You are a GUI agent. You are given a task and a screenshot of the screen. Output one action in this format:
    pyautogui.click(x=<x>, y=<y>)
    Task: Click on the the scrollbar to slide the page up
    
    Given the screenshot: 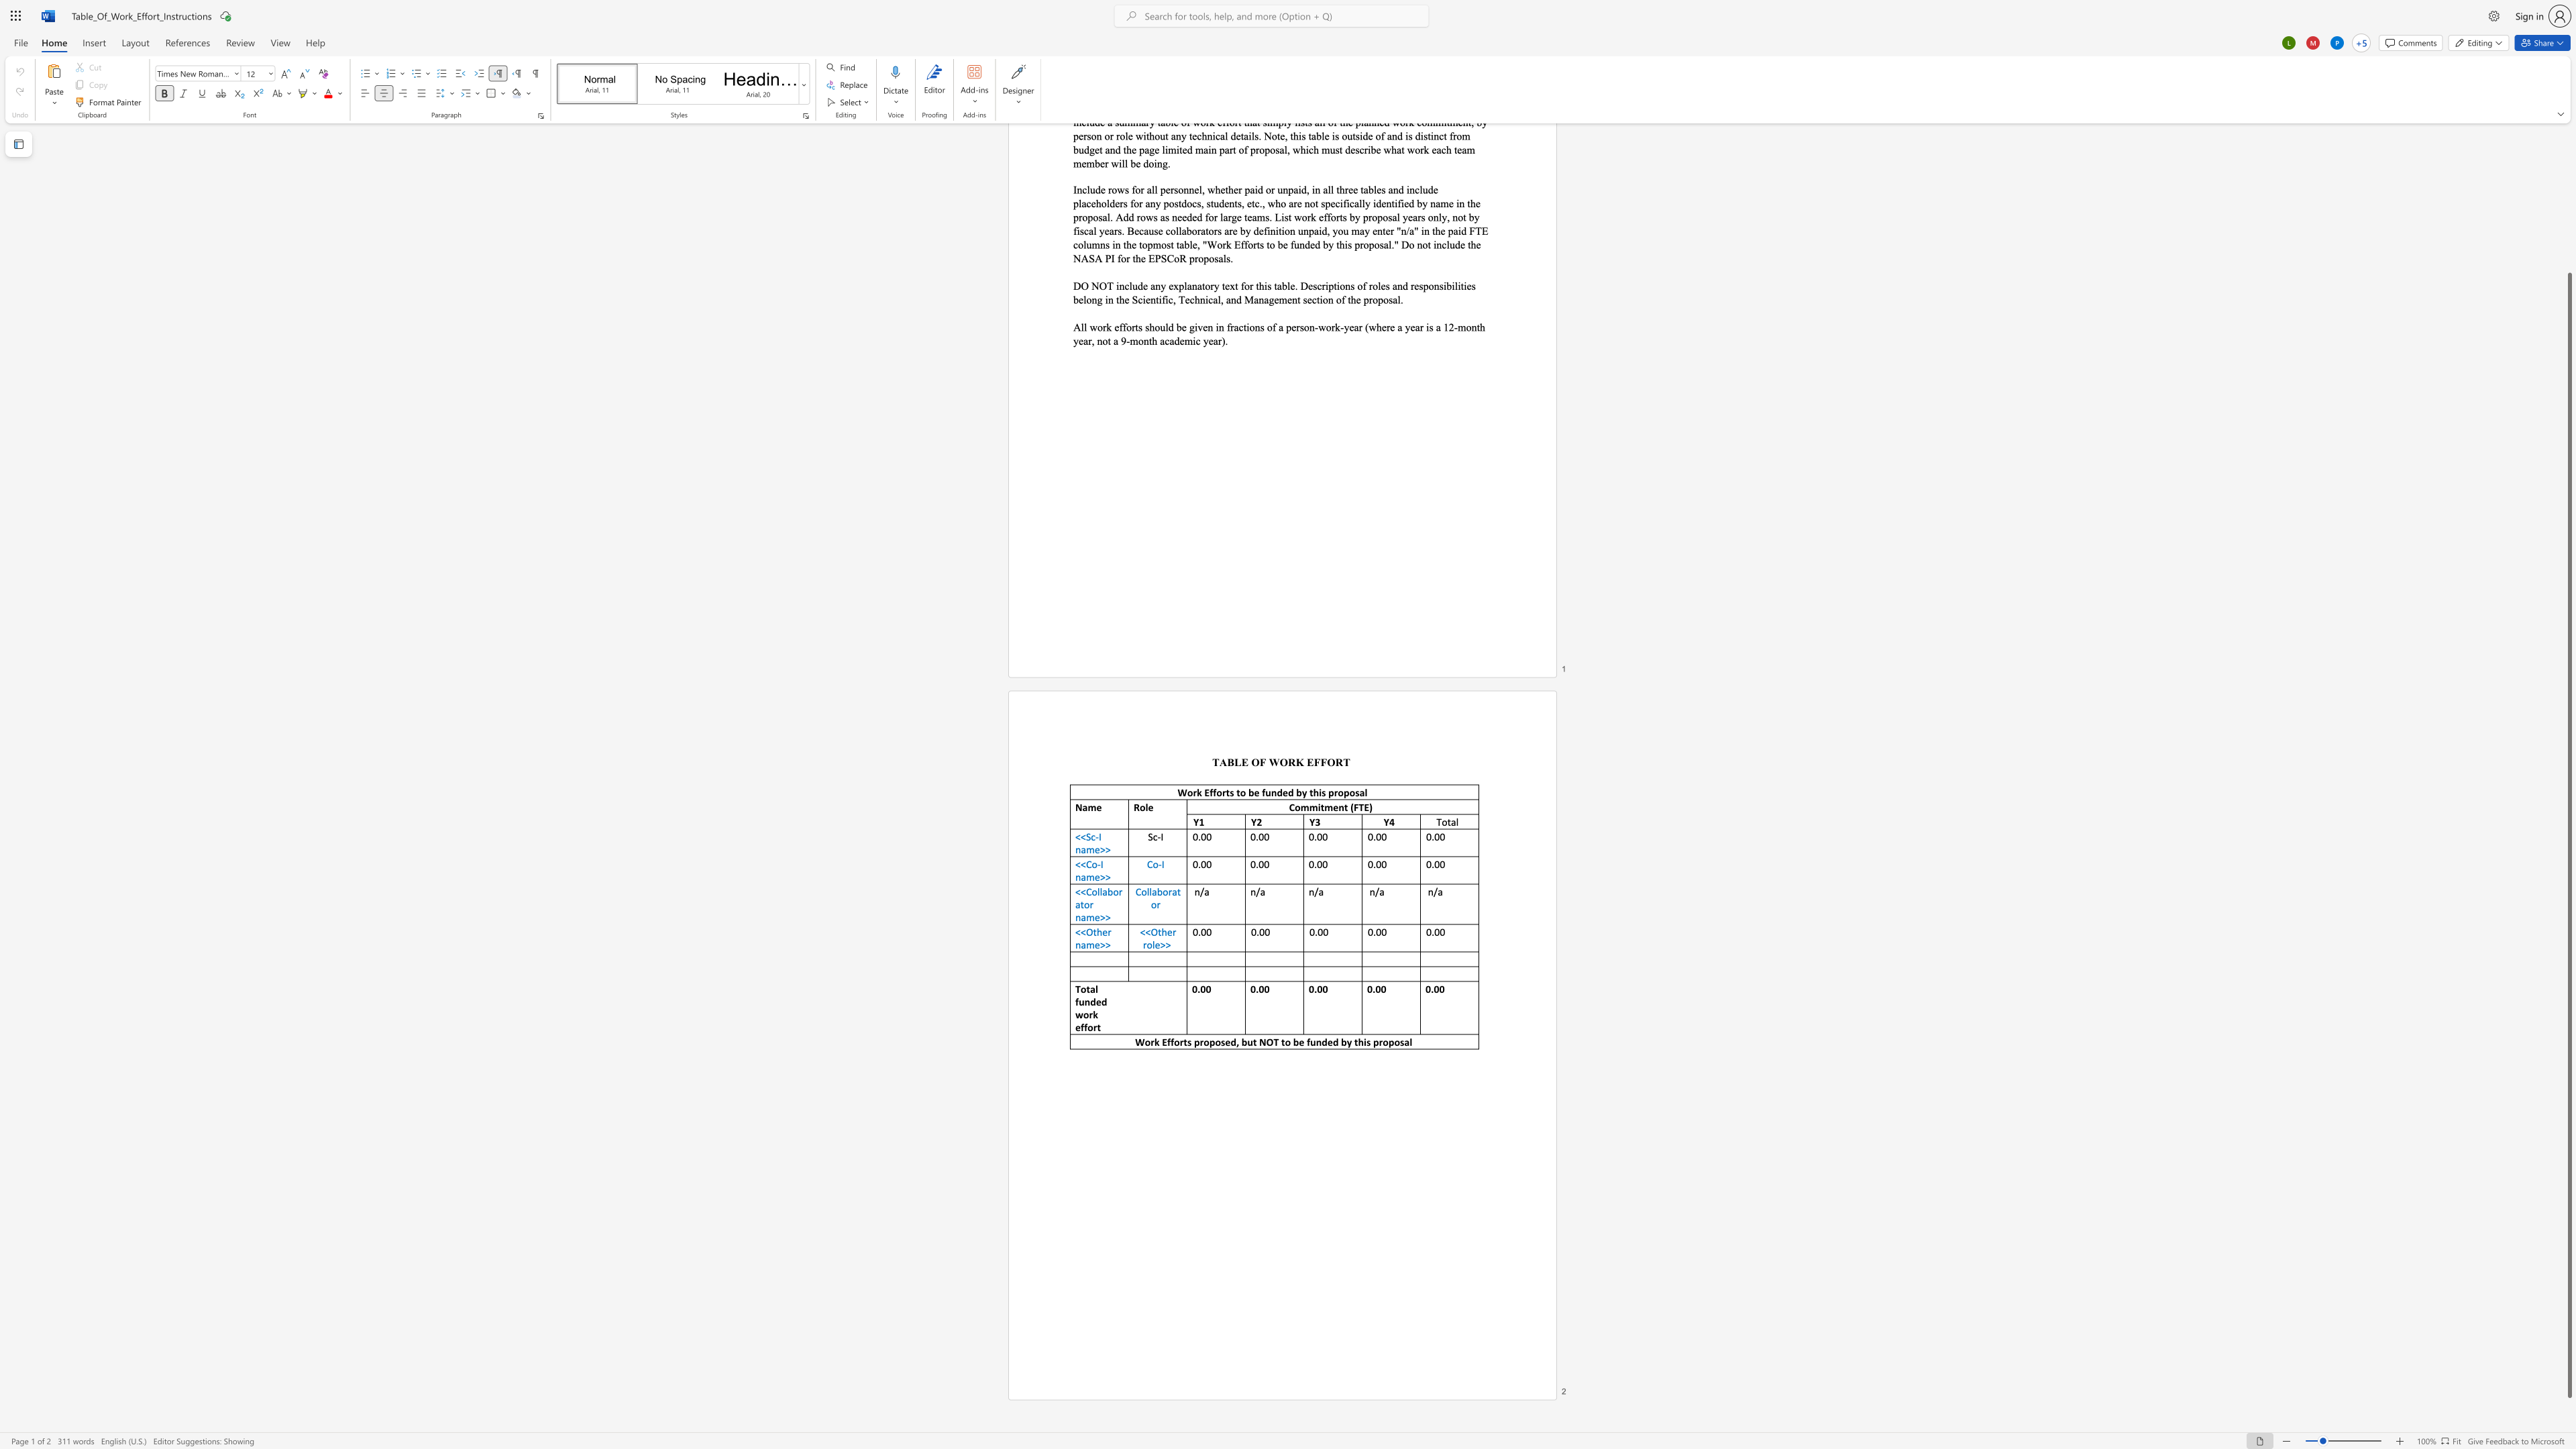 What is the action you would take?
    pyautogui.click(x=2568, y=166)
    